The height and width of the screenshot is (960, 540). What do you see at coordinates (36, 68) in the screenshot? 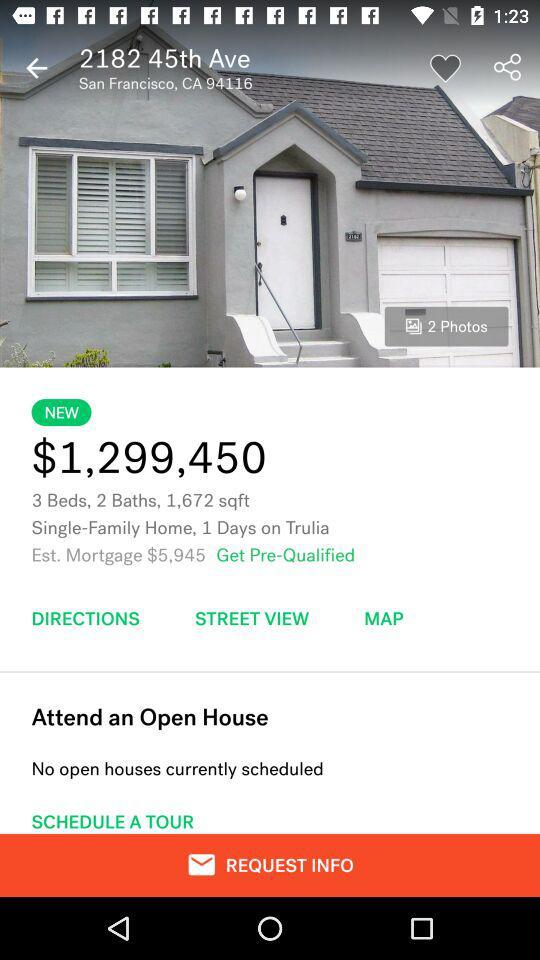
I see `previous` at bounding box center [36, 68].